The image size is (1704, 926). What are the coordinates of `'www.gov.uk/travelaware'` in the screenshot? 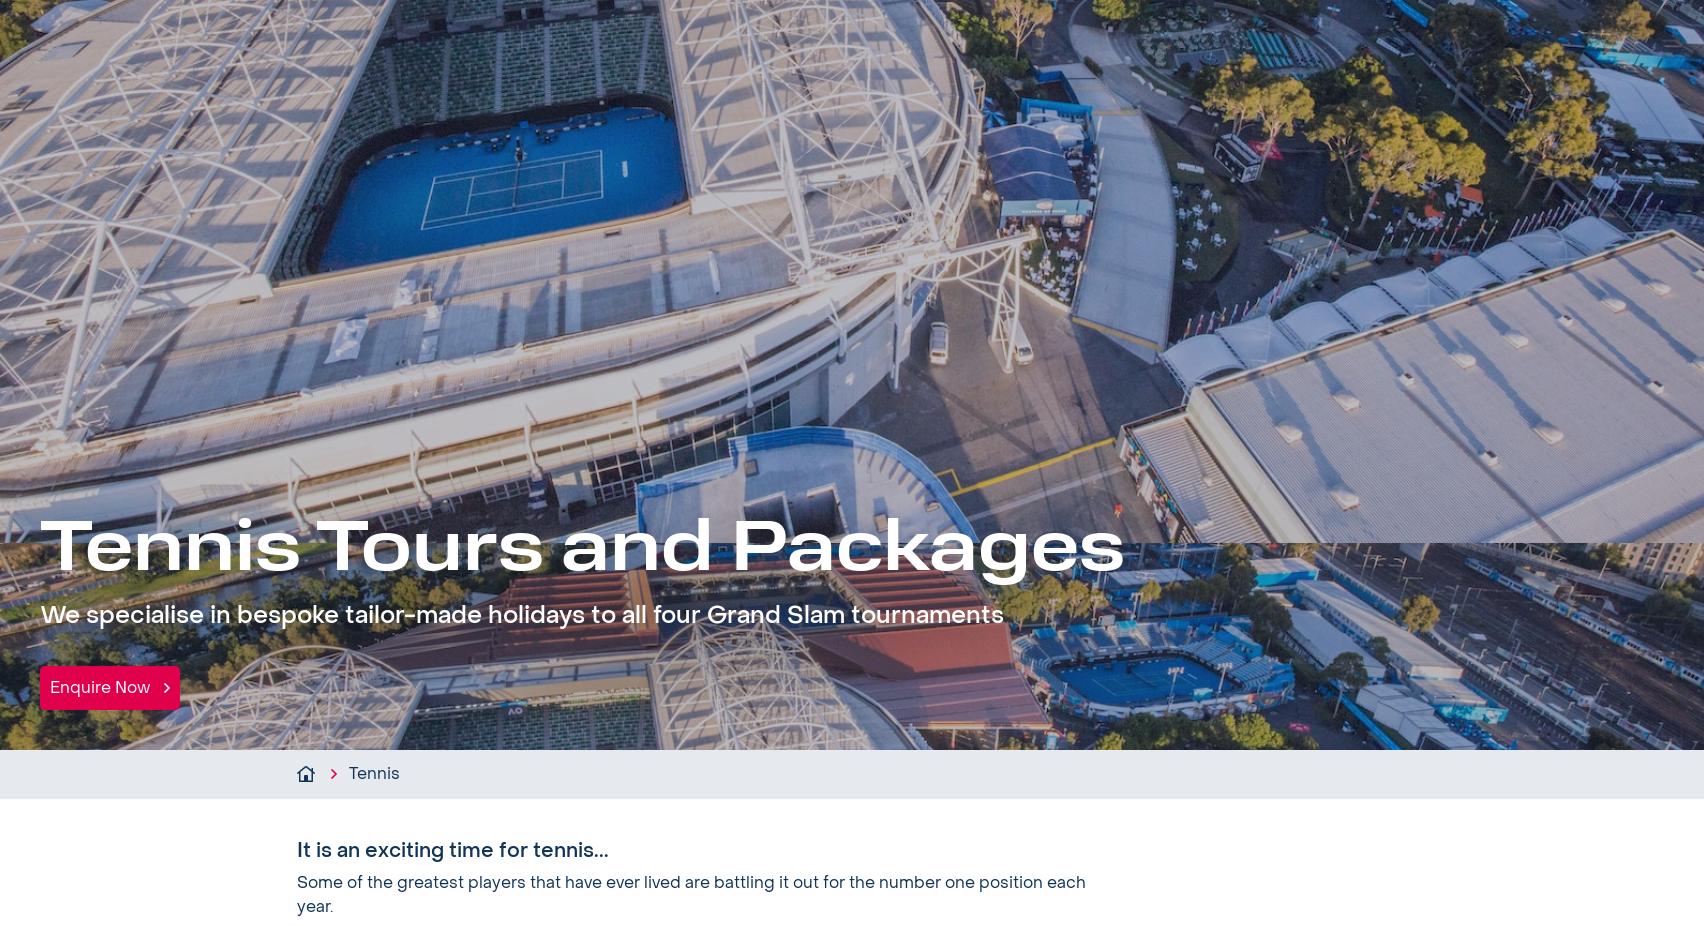 It's located at (1209, 485).